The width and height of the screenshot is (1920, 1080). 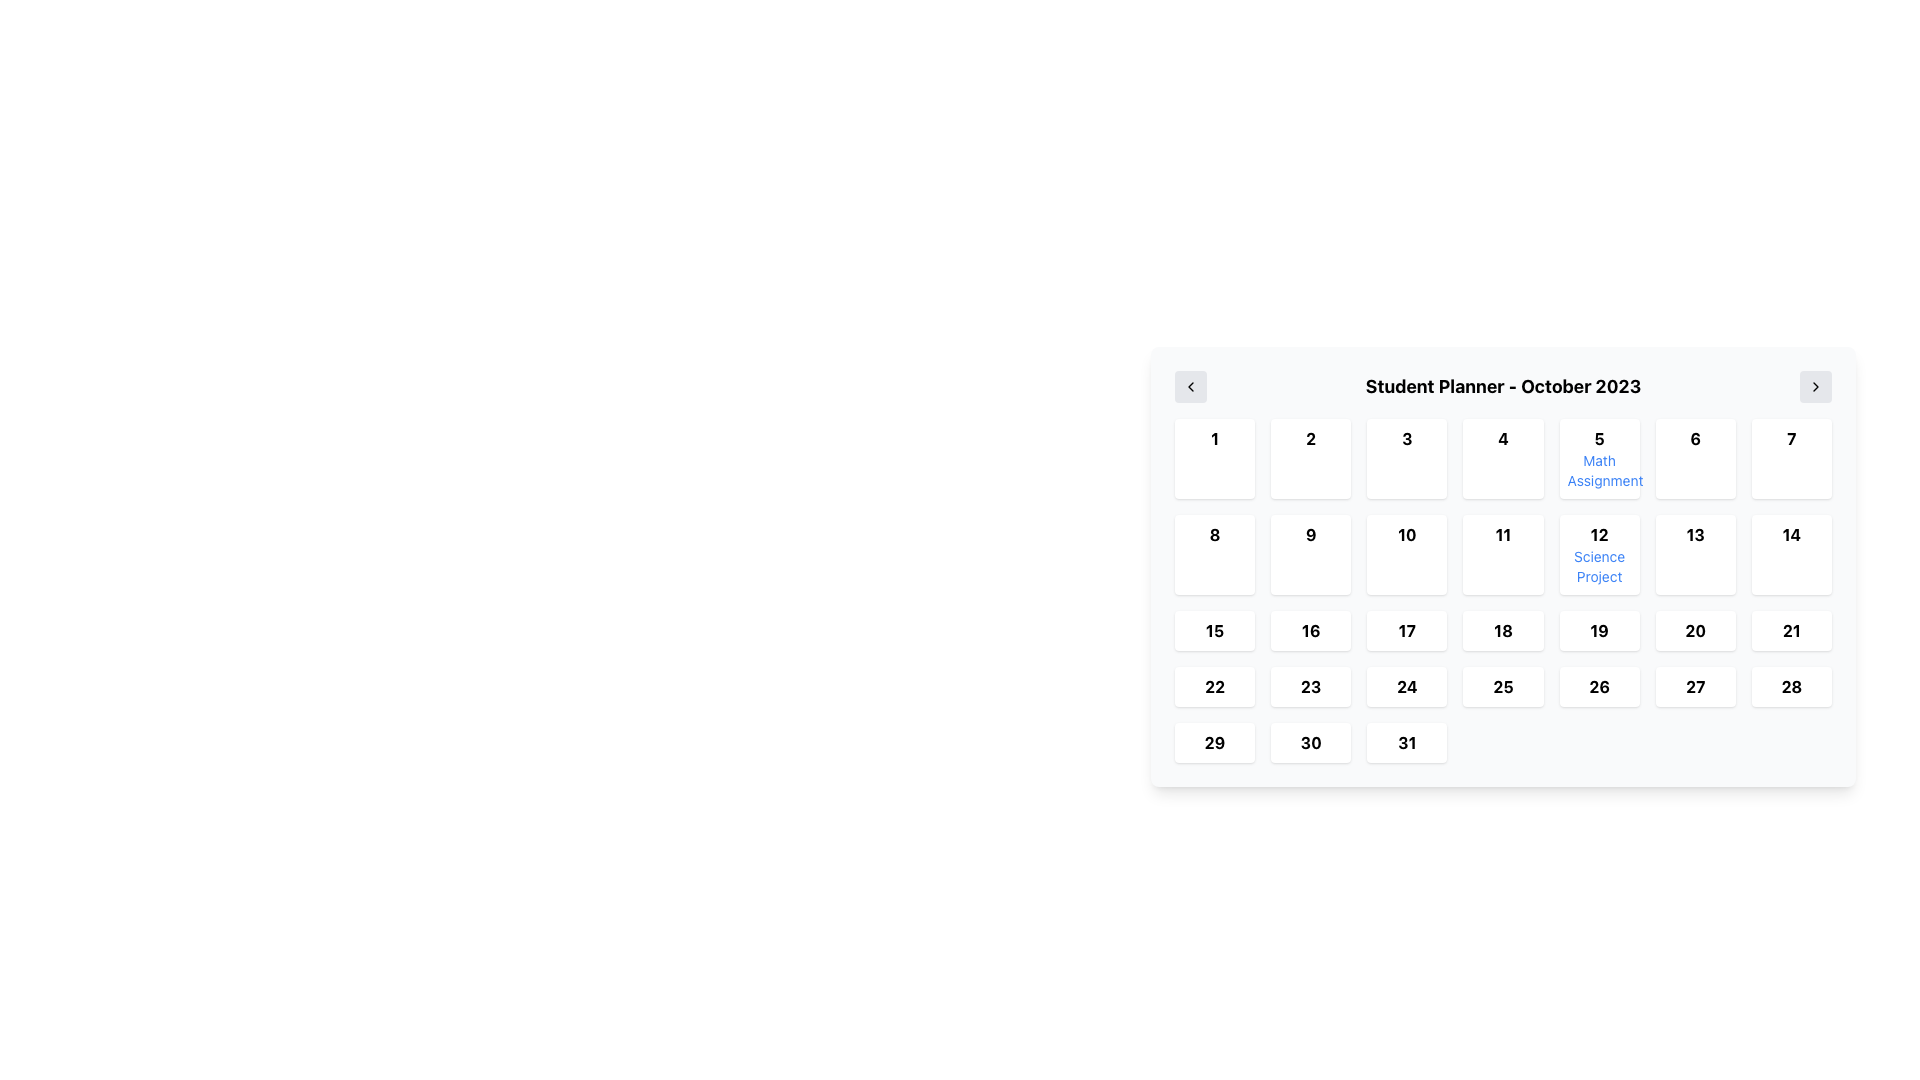 I want to click on the date cell displaying '16', so click(x=1311, y=631).